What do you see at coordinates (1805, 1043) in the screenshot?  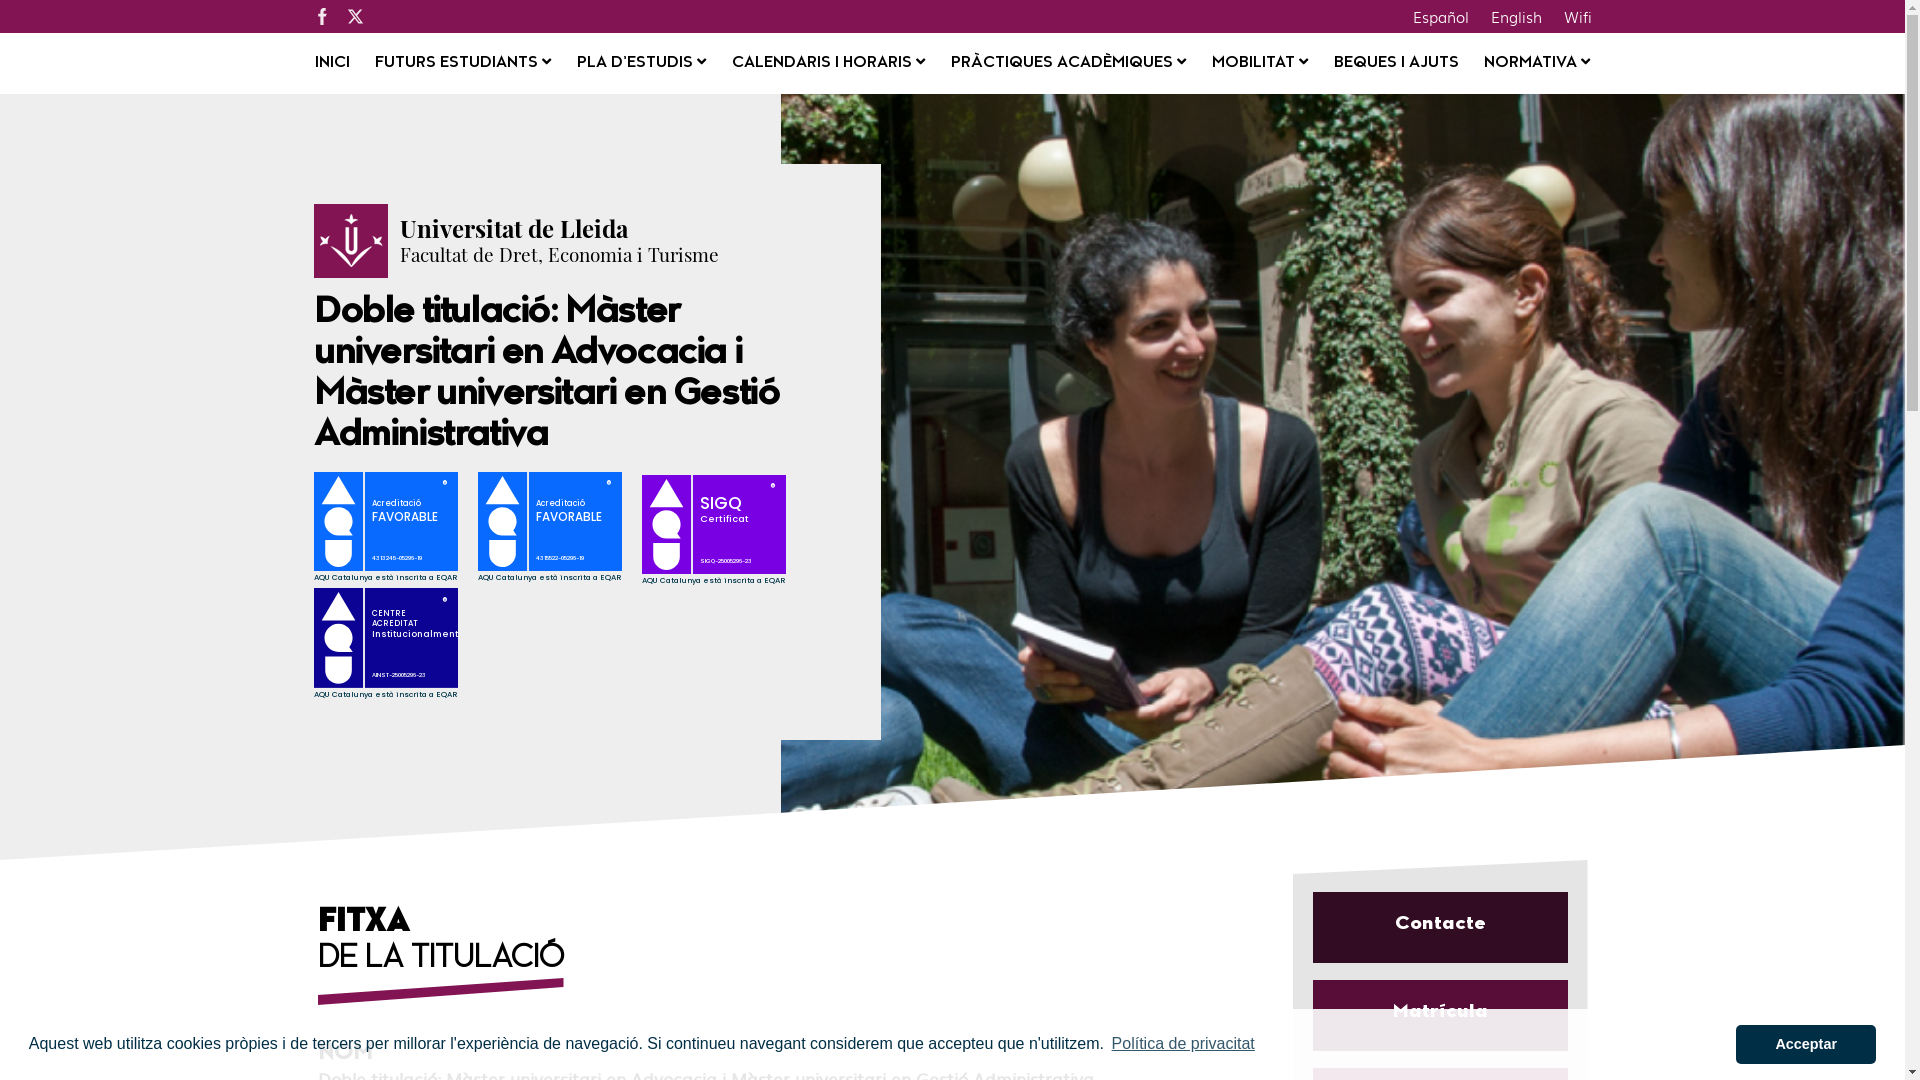 I see `'Acceptar'` at bounding box center [1805, 1043].